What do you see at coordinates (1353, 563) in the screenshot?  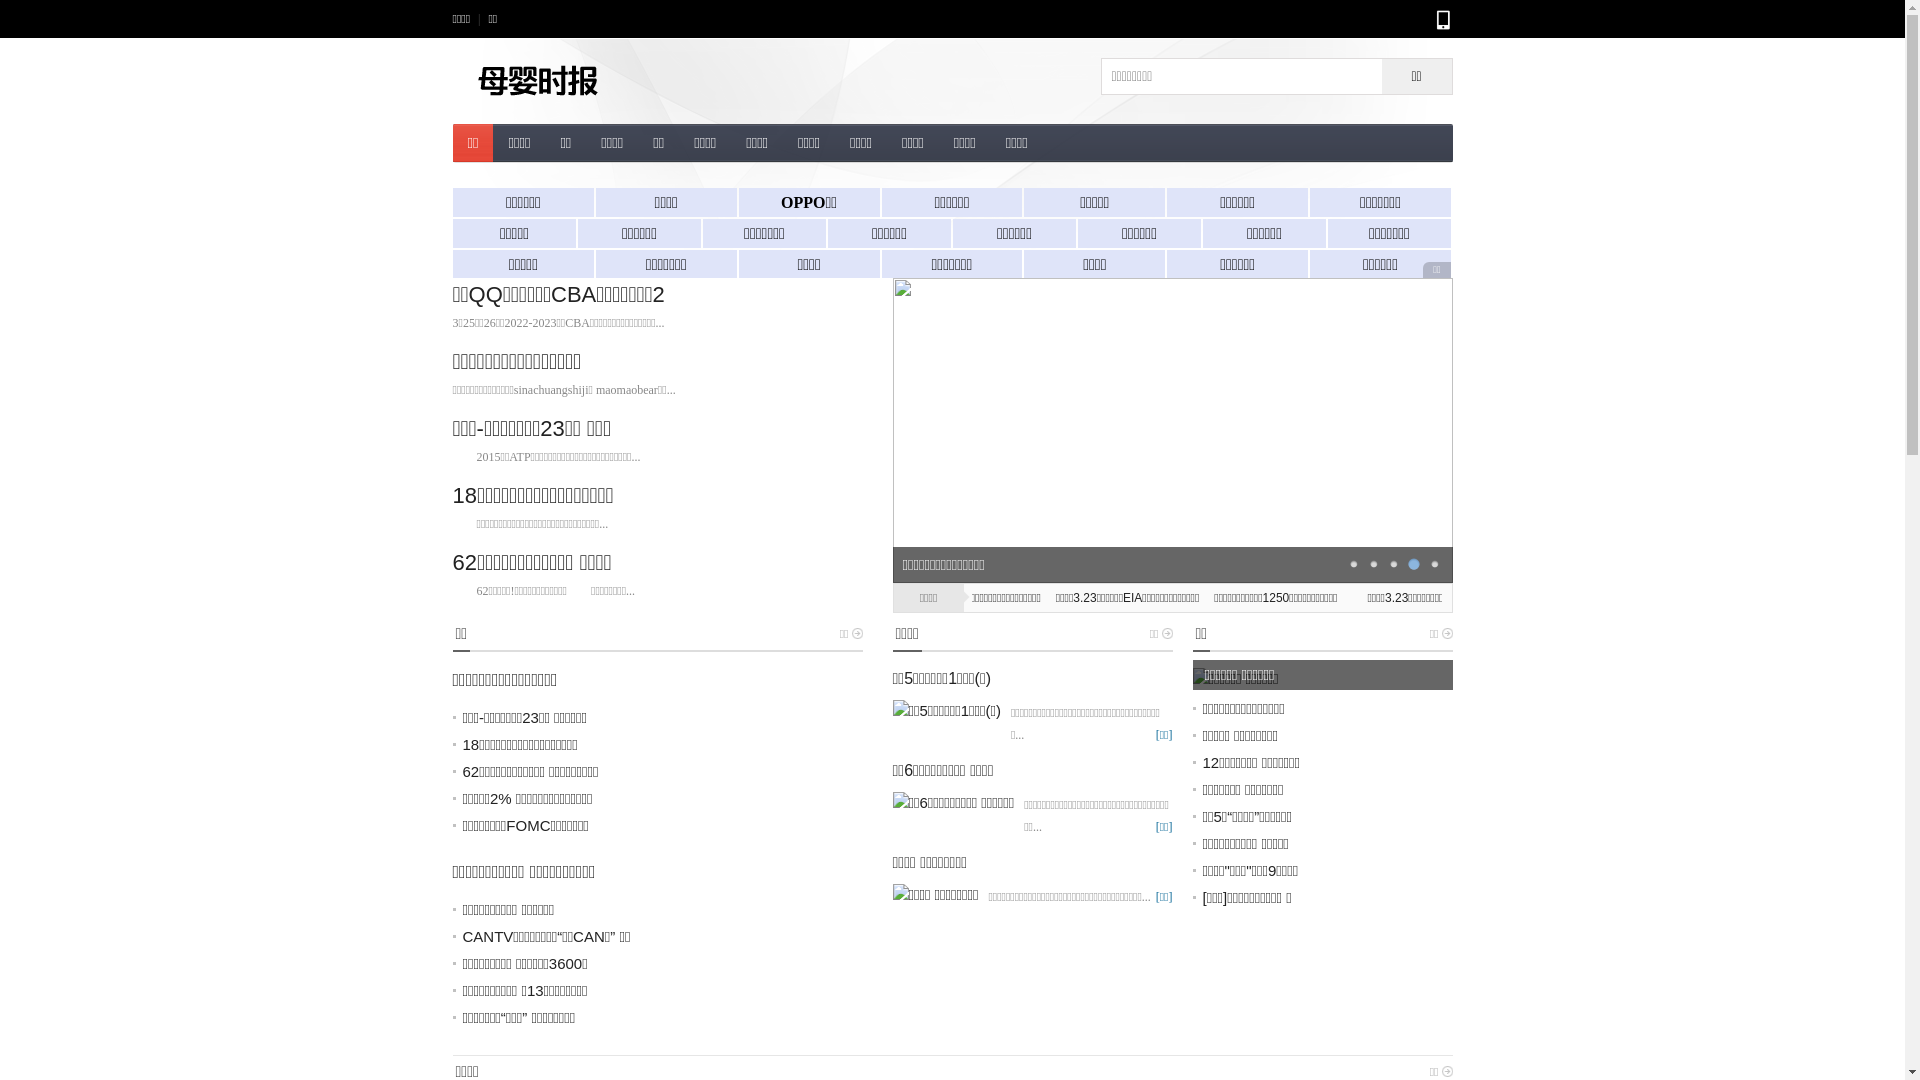 I see `'1'` at bounding box center [1353, 563].